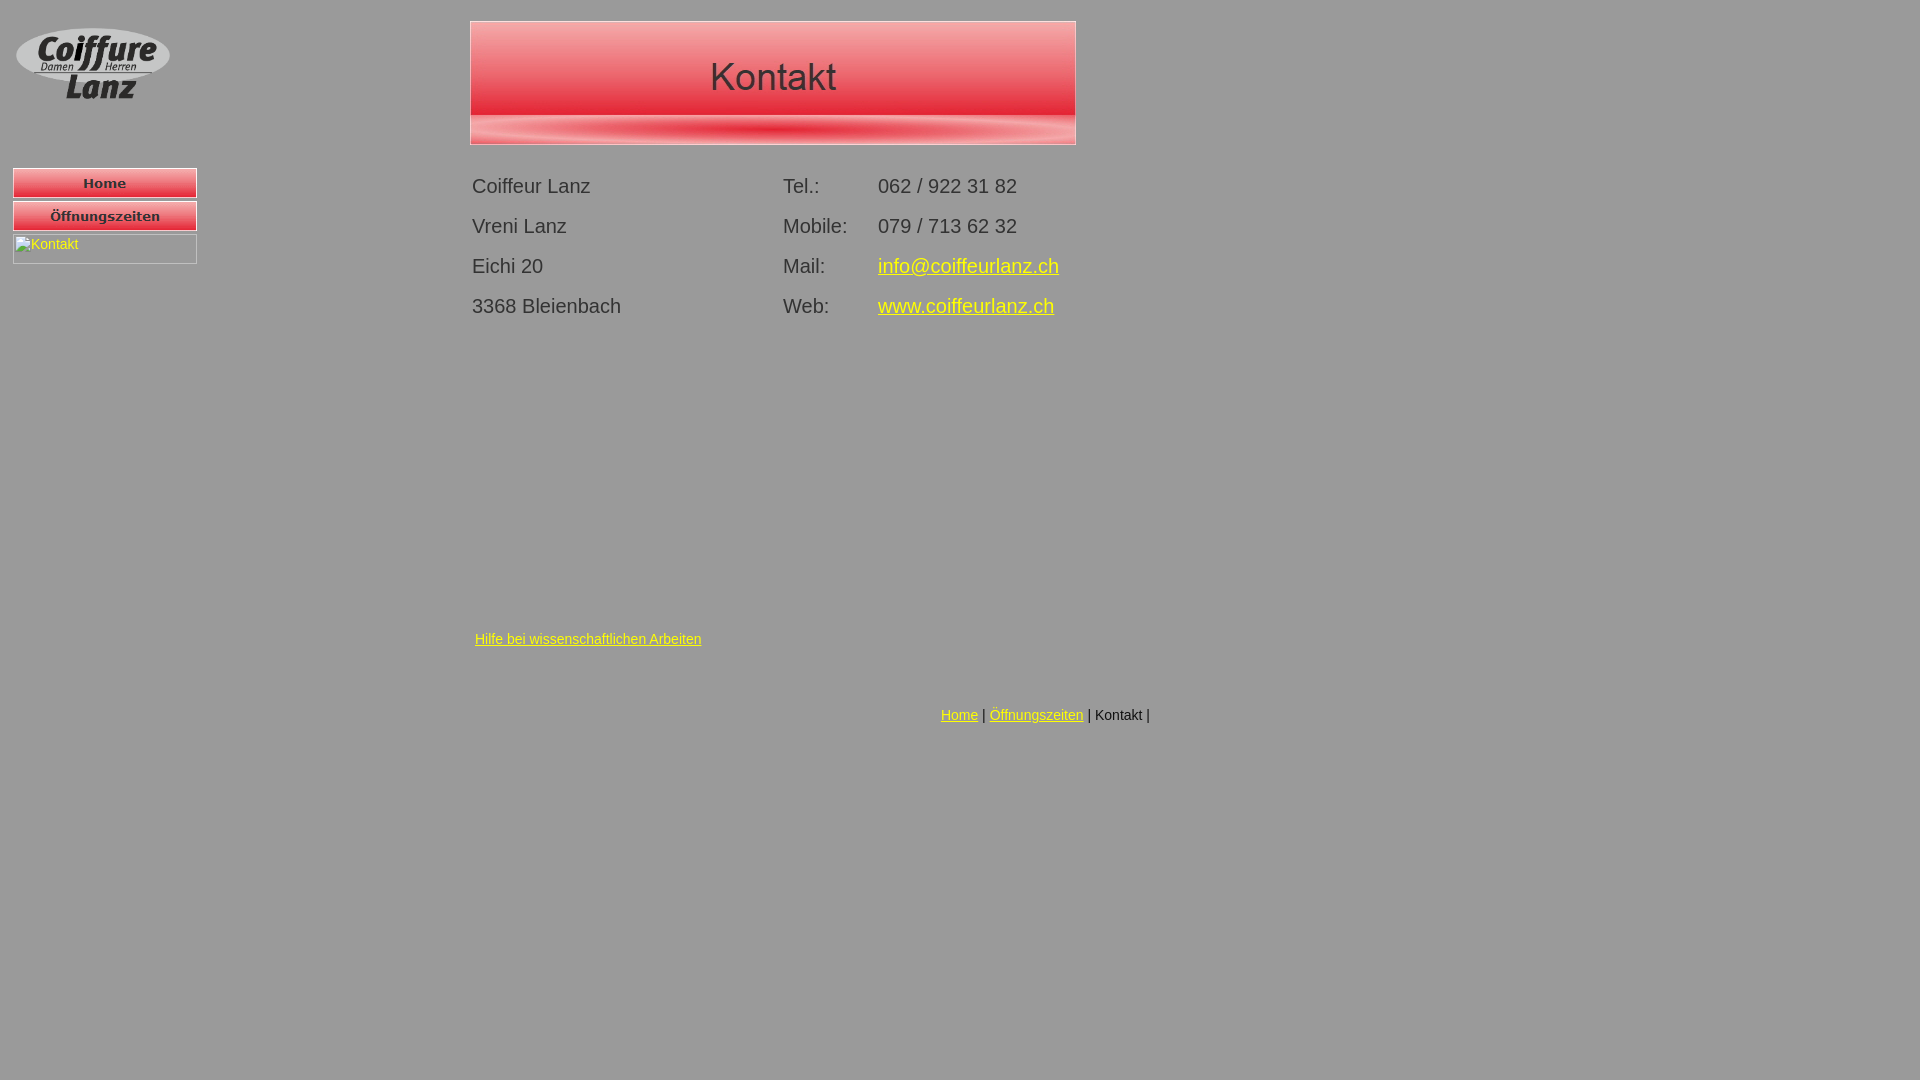 The width and height of the screenshot is (1920, 1080). I want to click on 'Kontakt', so click(104, 248).